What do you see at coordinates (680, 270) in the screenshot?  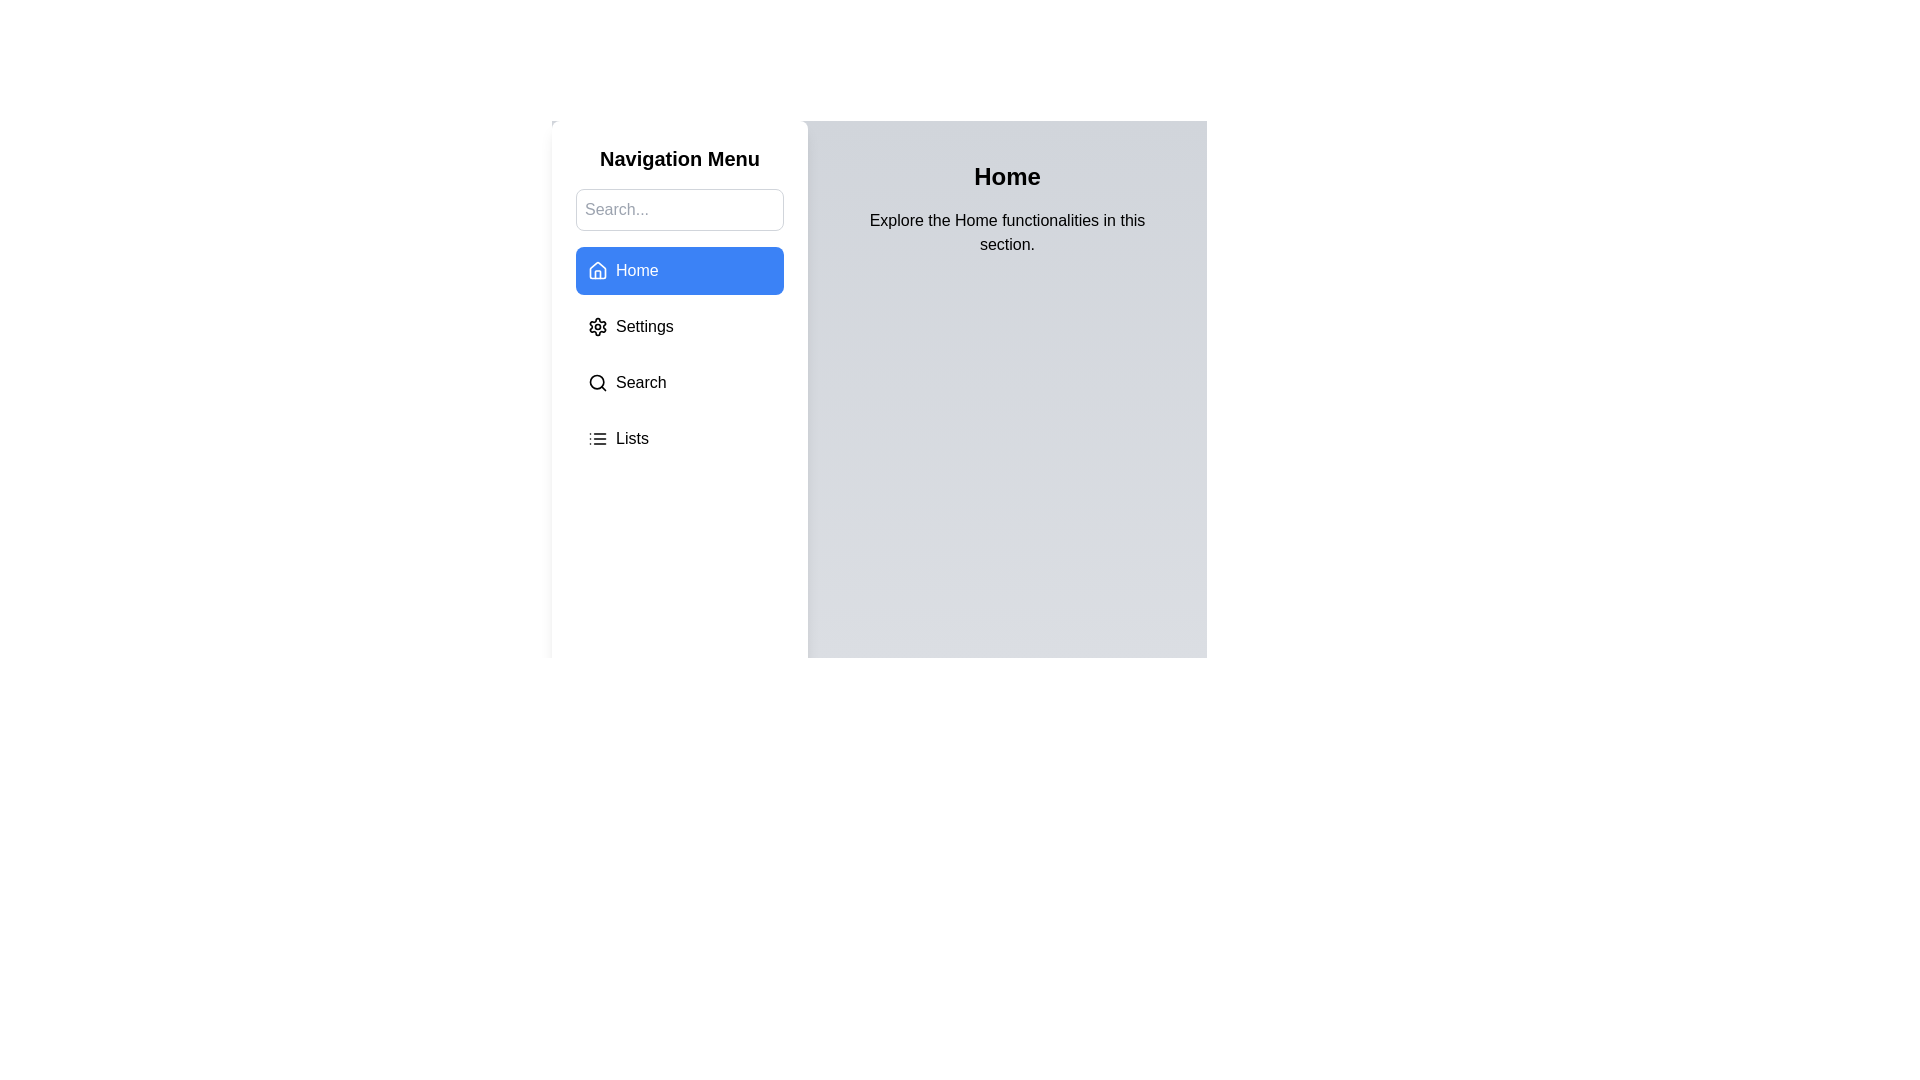 I see `the Home section from the menu` at bounding box center [680, 270].